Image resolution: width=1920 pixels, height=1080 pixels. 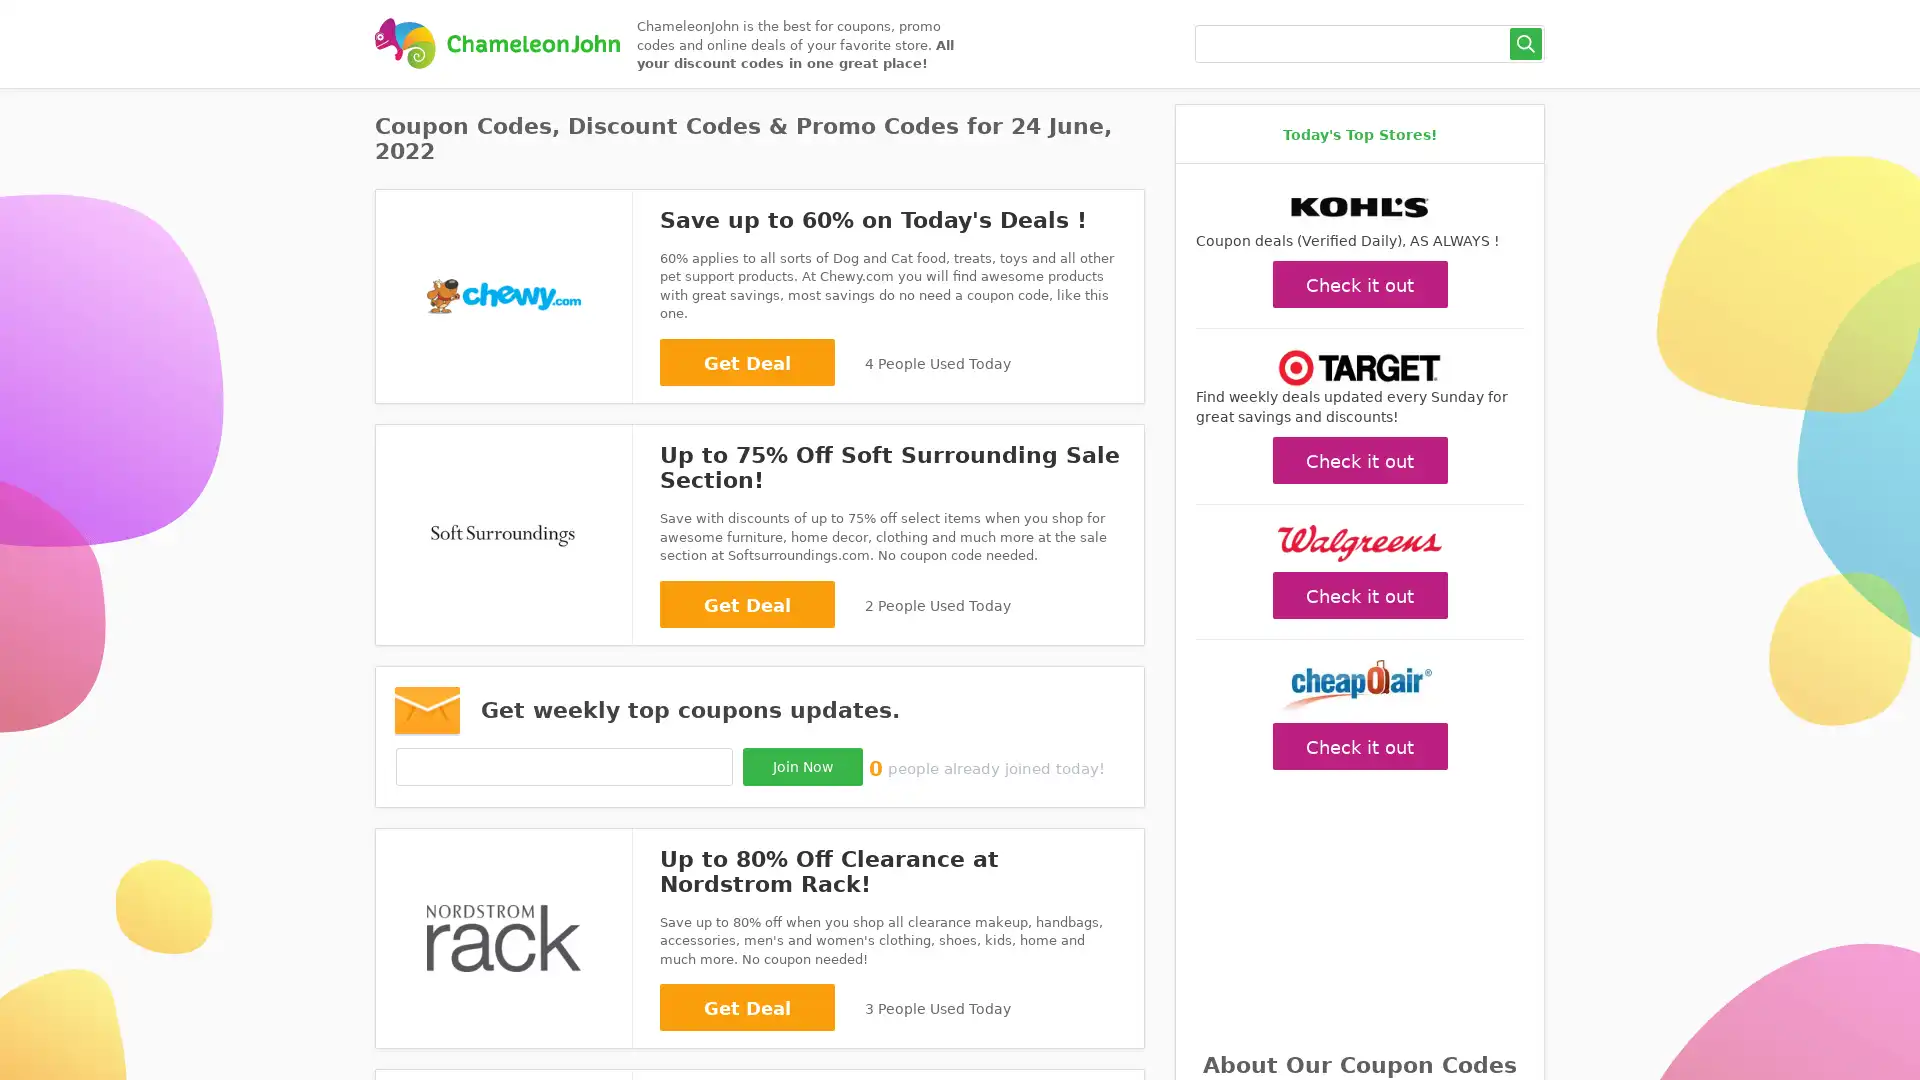 What do you see at coordinates (801, 765) in the screenshot?
I see `Join Now` at bounding box center [801, 765].